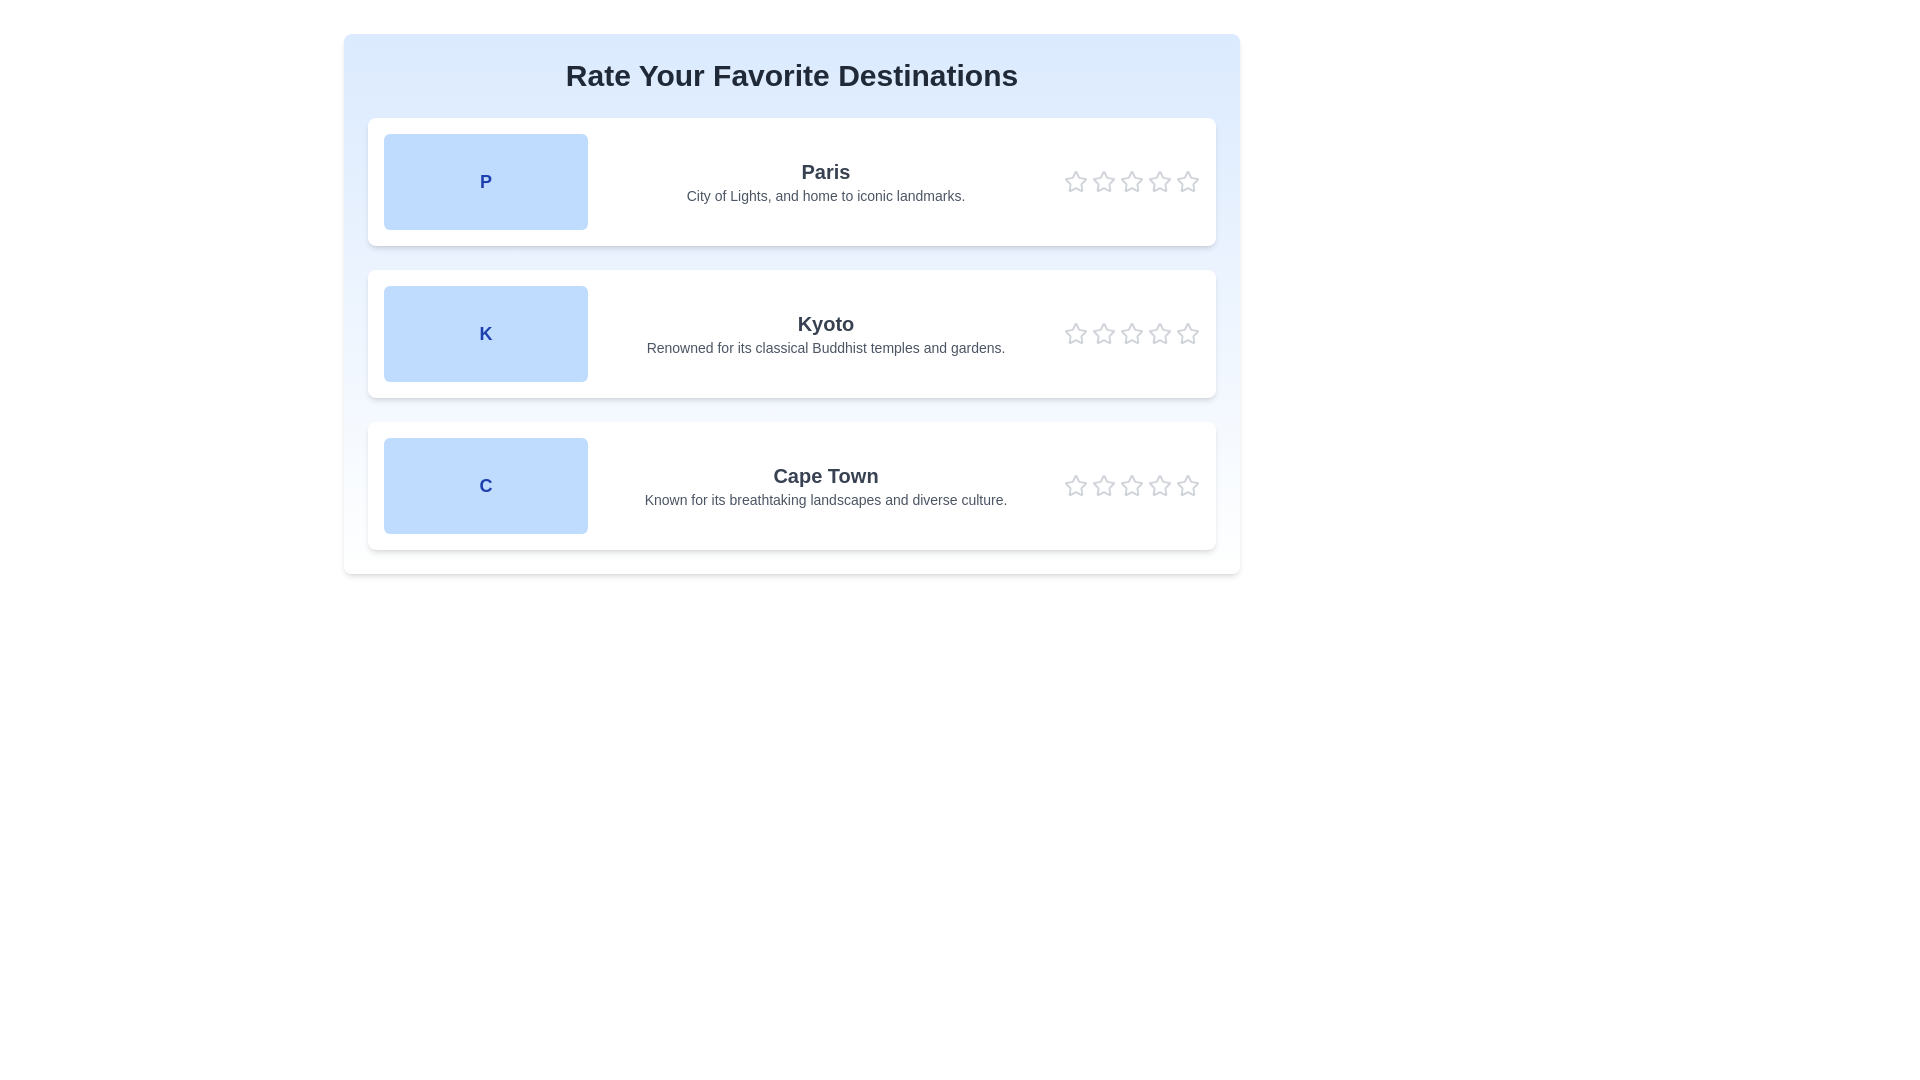 This screenshot has width=1920, height=1080. What do you see at coordinates (1160, 333) in the screenshot?
I see `the fourth hollow star icon in the five-star rating system under the 'Kyoto' section to rate` at bounding box center [1160, 333].